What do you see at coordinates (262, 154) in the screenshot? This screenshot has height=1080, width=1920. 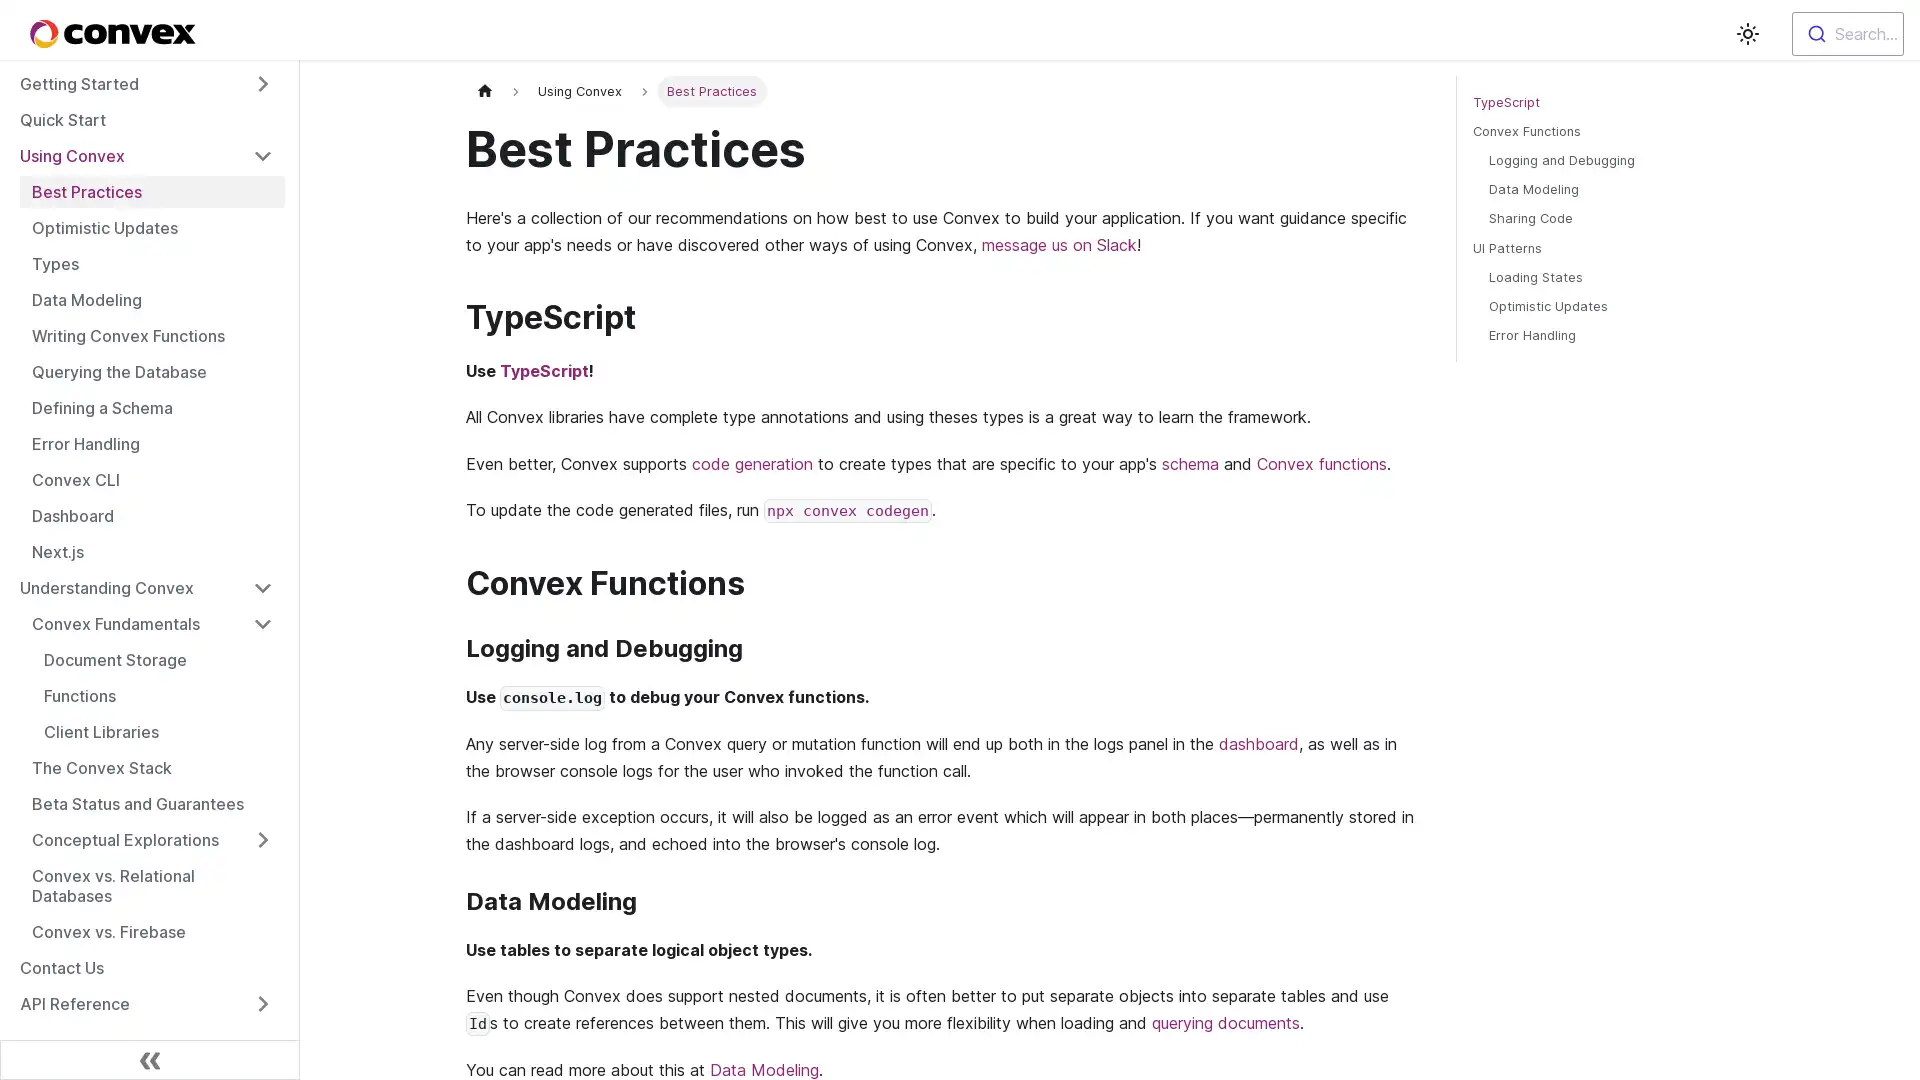 I see `Toggle the collapsible sidebar category 'Using Convex'` at bounding box center [262, 154].